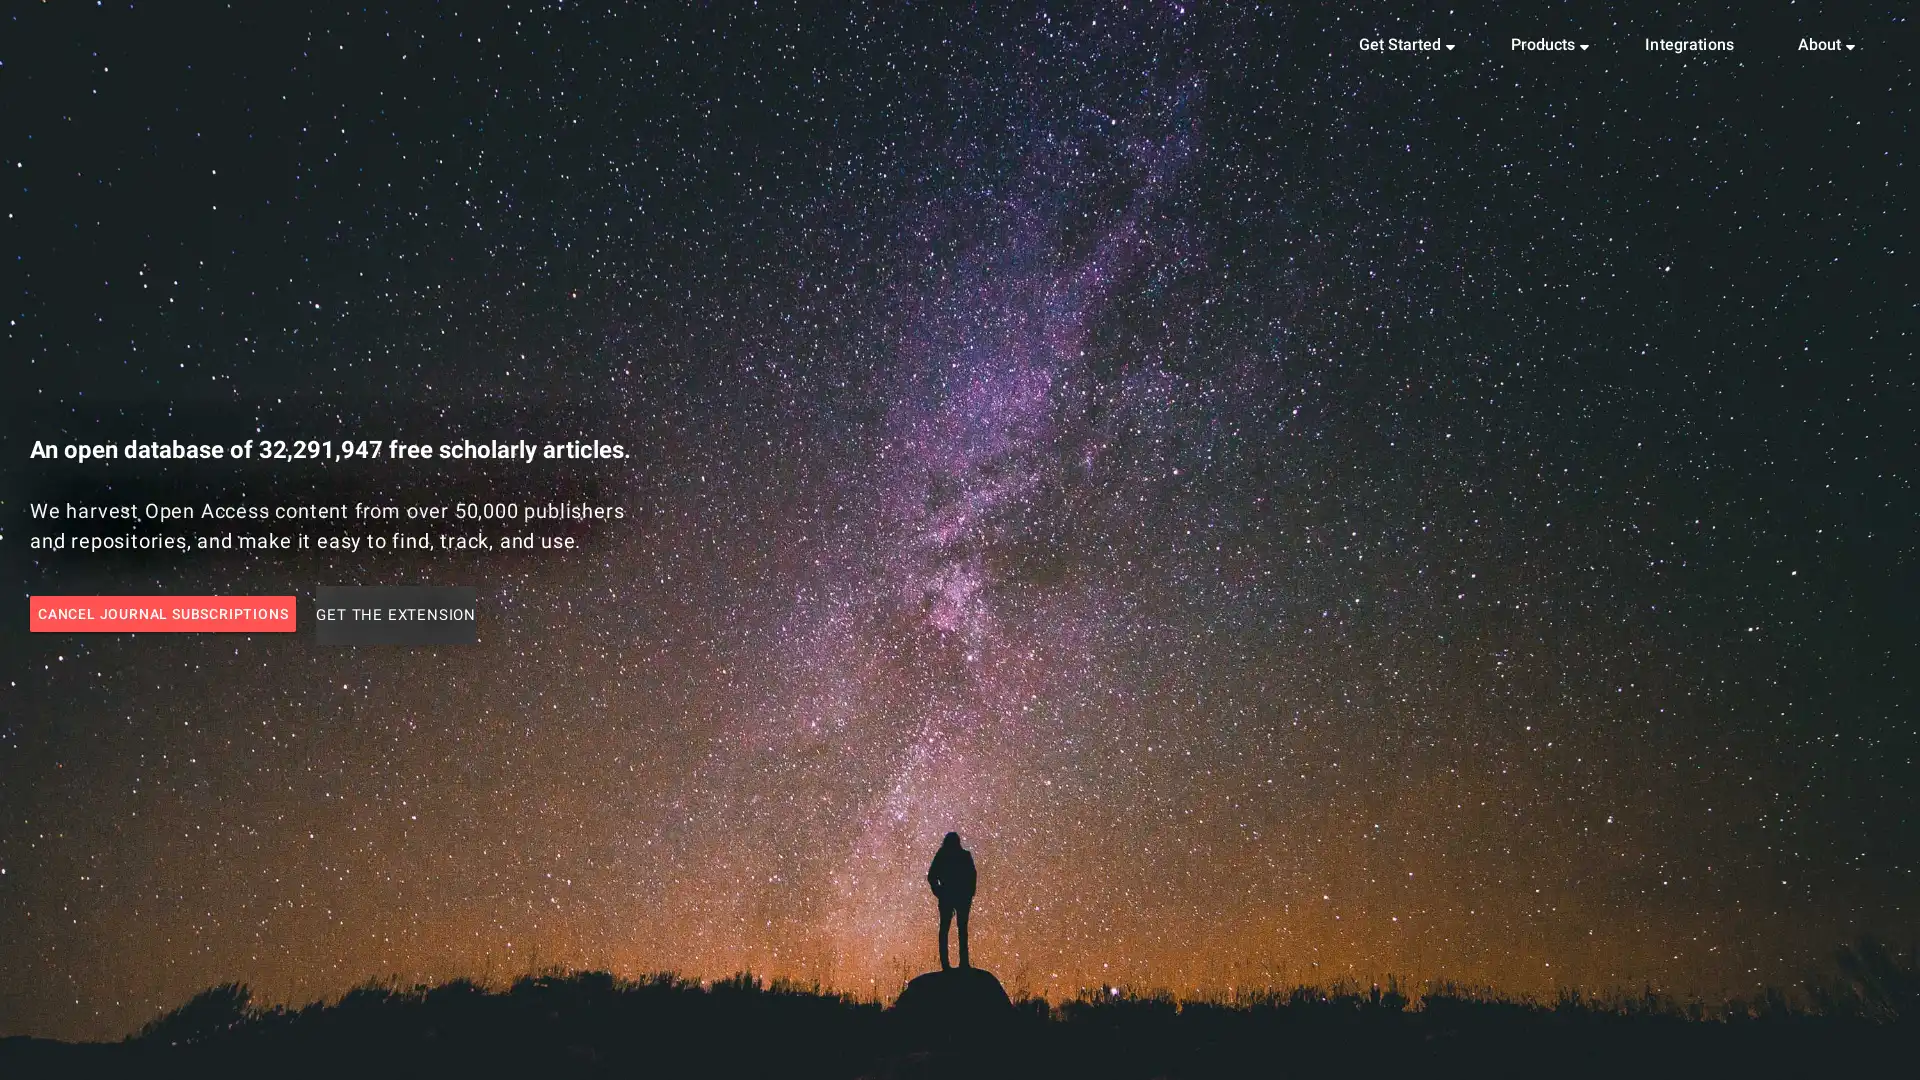 This screenshot has width=1920, height=1080. Describe the element at coordinates (1405, 43) in the screenshot. I see `Get Started` at that location.